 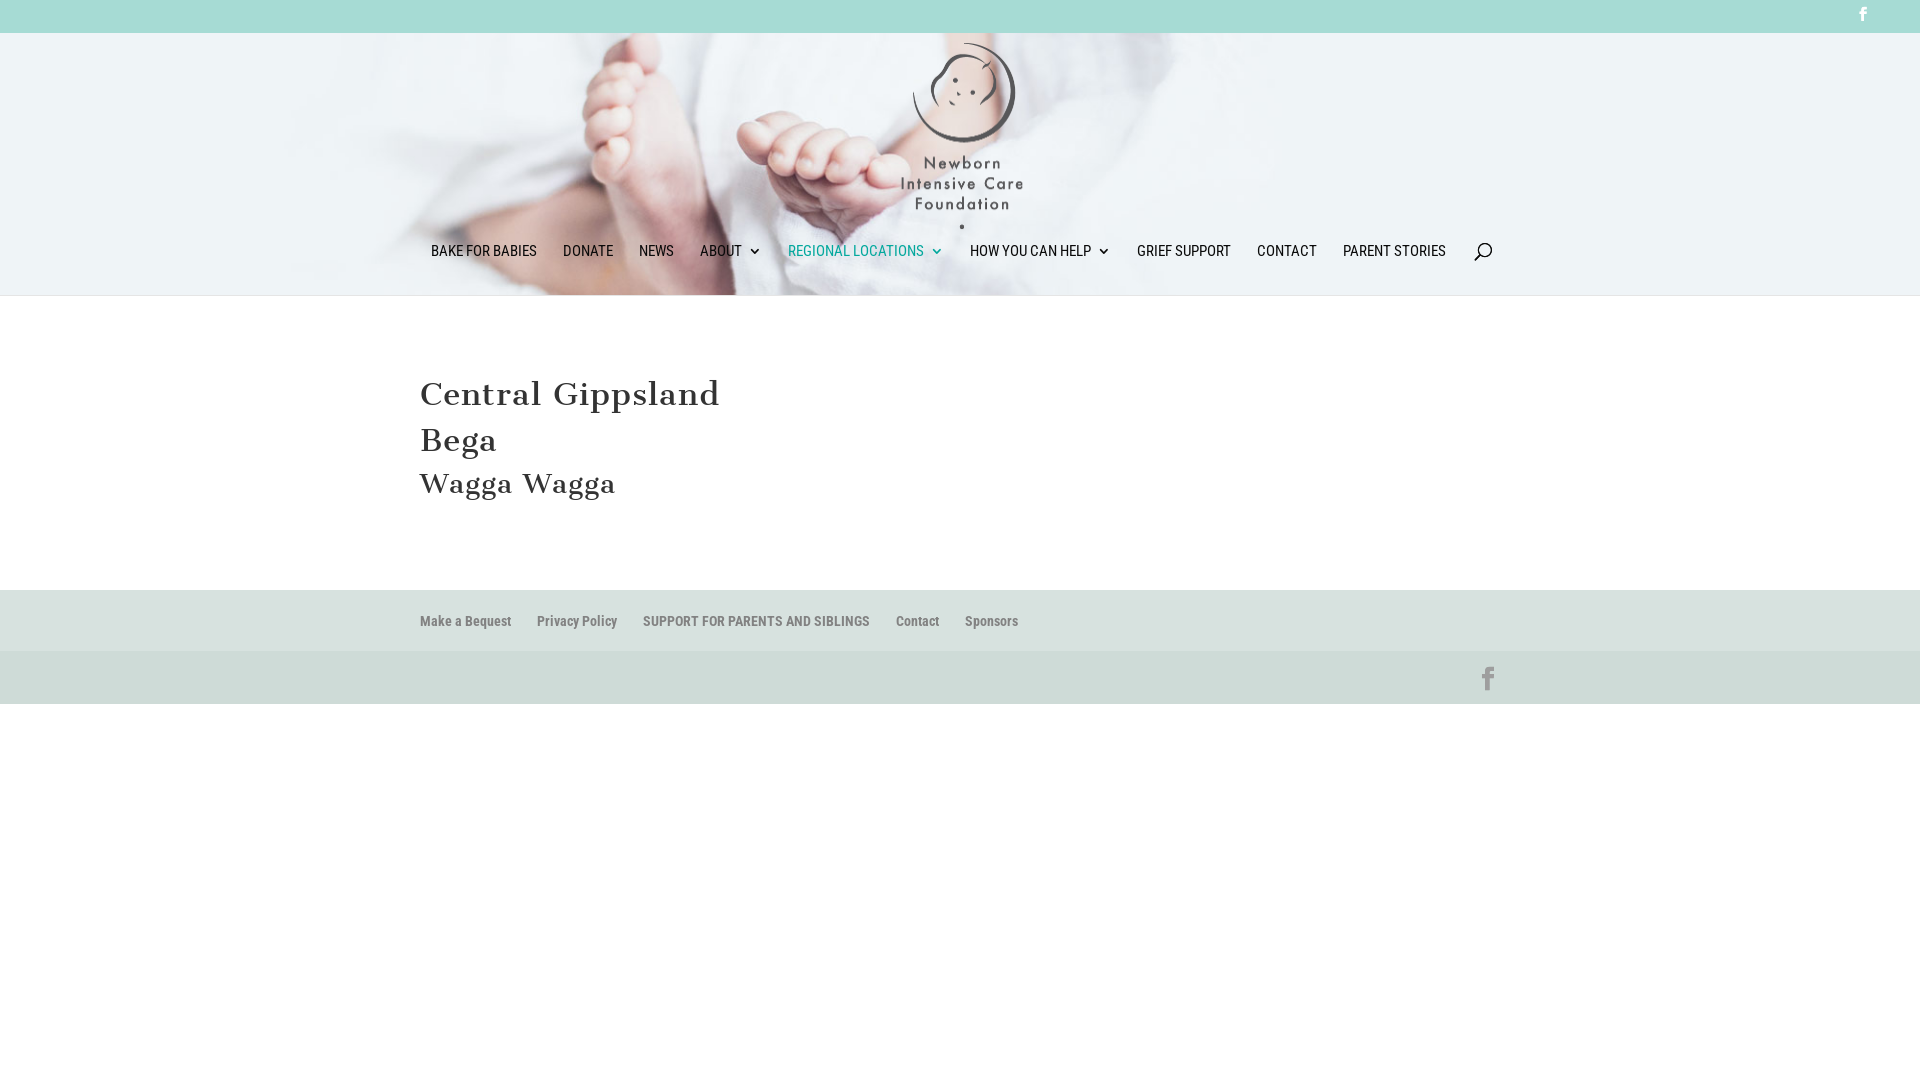 I want to click on 'GRIEF SUPPORT', so click(x=1182, y=268).